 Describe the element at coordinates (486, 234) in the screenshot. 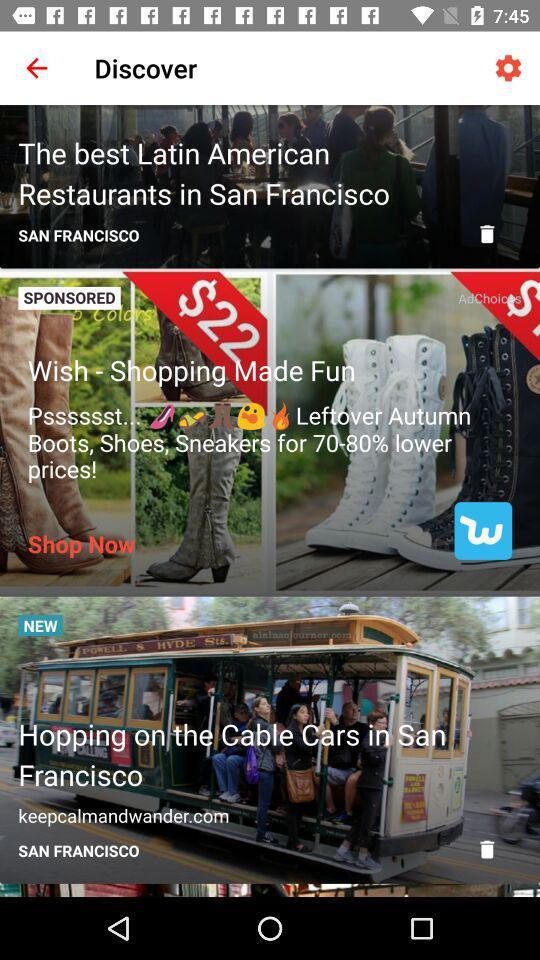

I see `delete image` at that location.